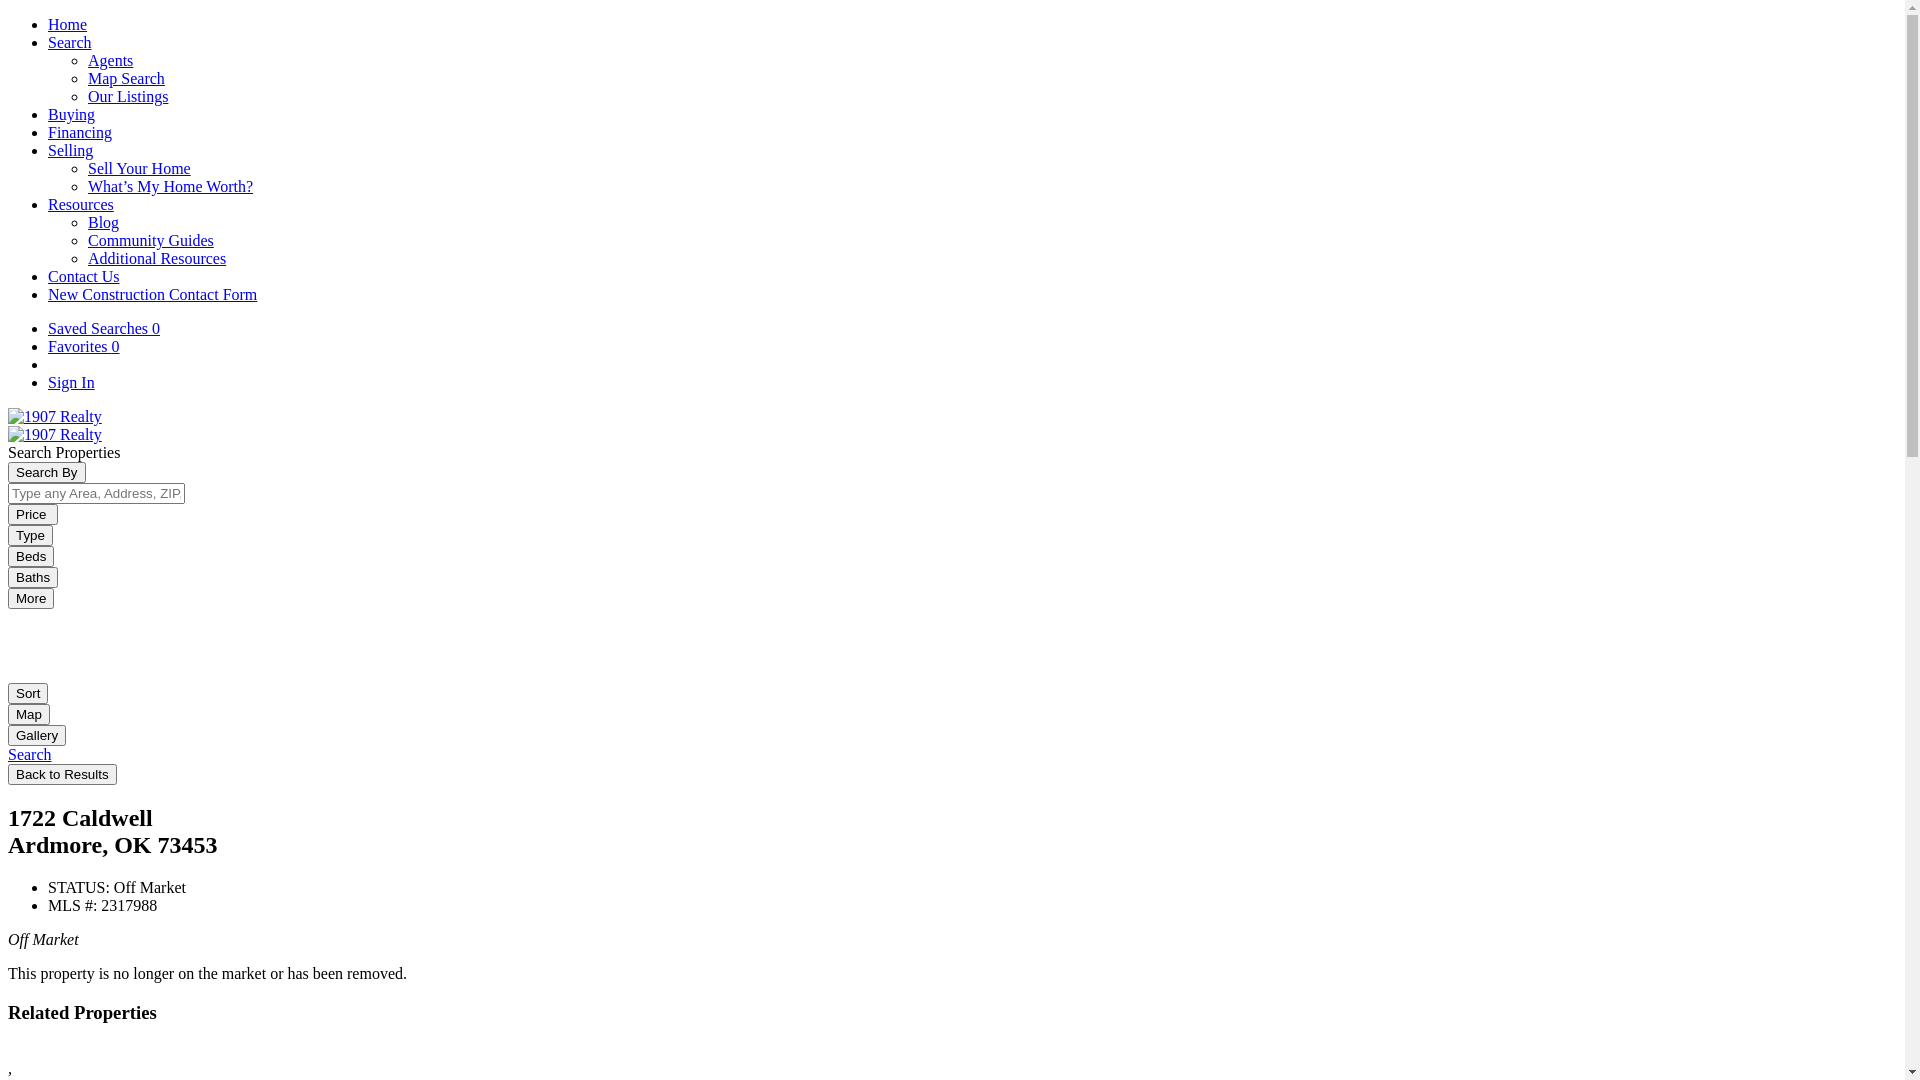  I want to click on 'Sell Your Home', so click(86, 167).